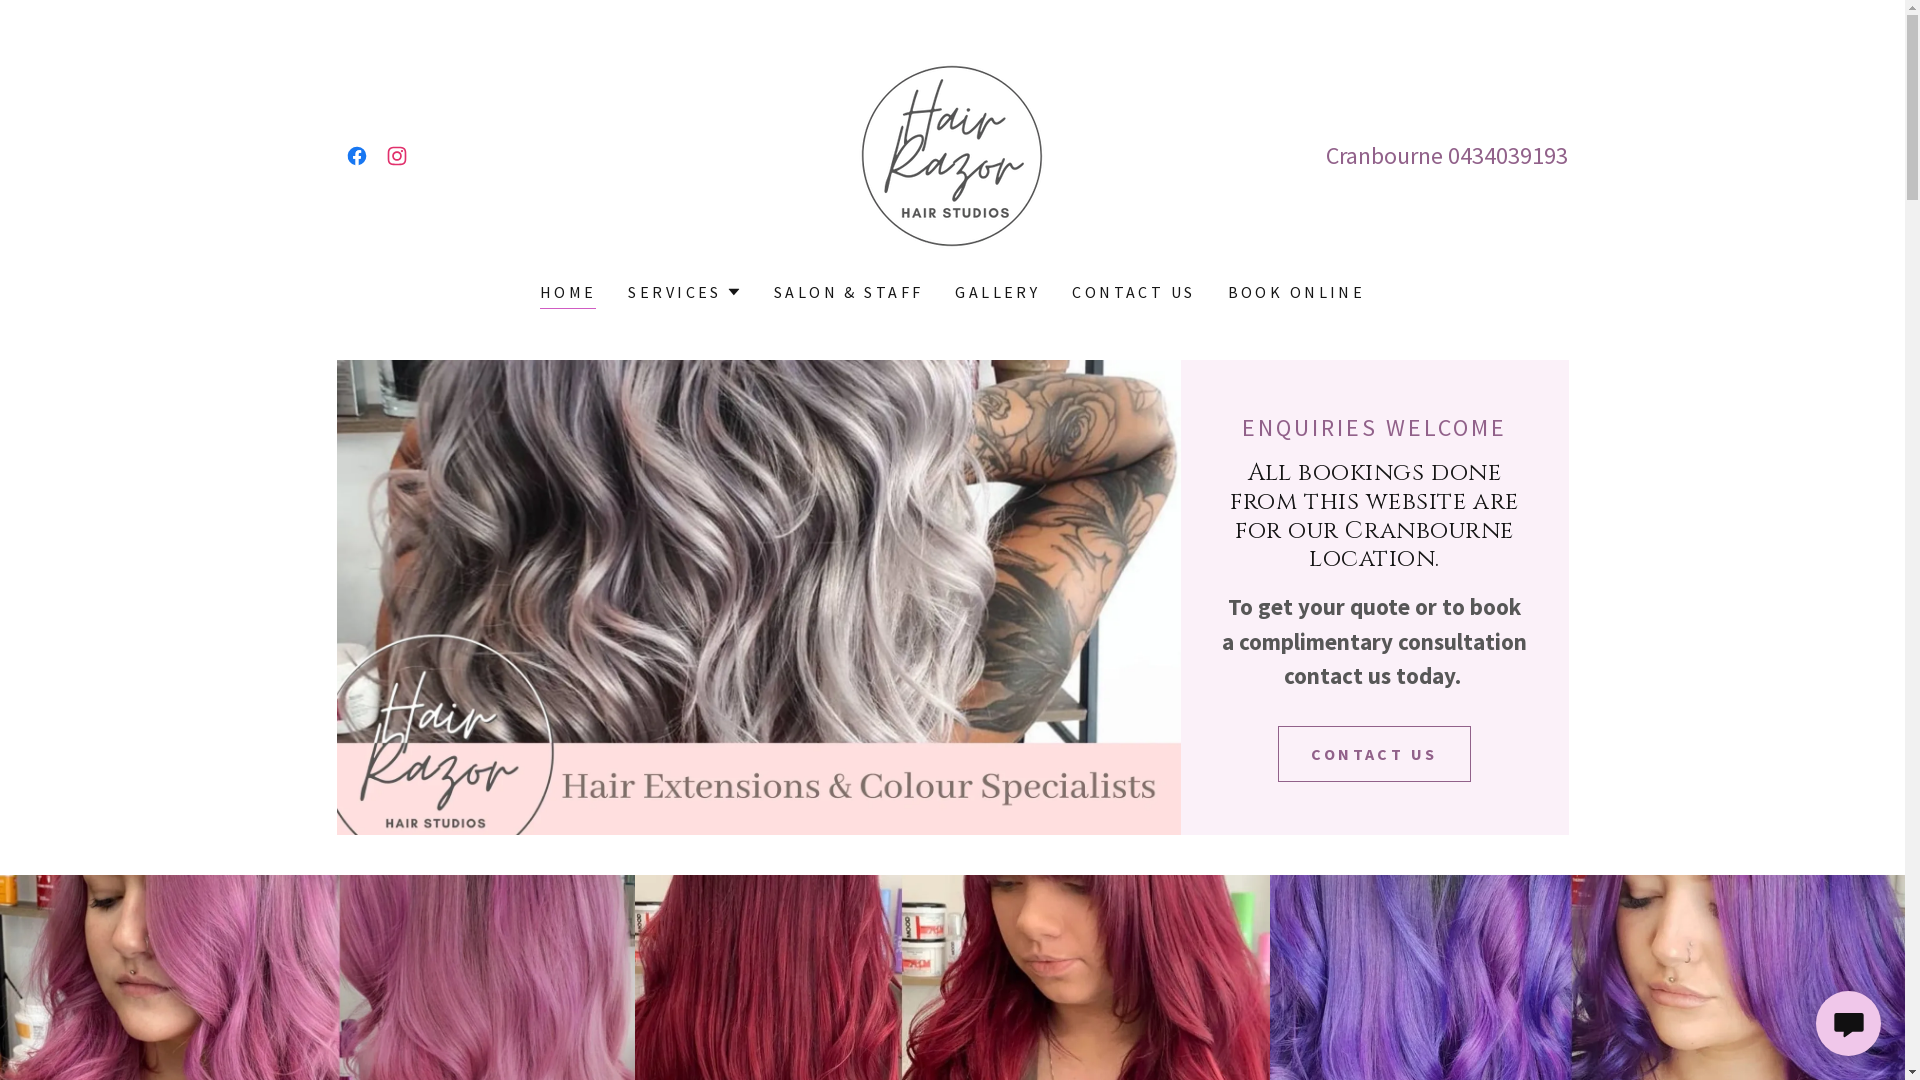 This screenshot has height=1080, width=1920. Describe the element at coordinates (1296, 292) in the screenshot. I see `'BOOK ONLINE'` at that location.